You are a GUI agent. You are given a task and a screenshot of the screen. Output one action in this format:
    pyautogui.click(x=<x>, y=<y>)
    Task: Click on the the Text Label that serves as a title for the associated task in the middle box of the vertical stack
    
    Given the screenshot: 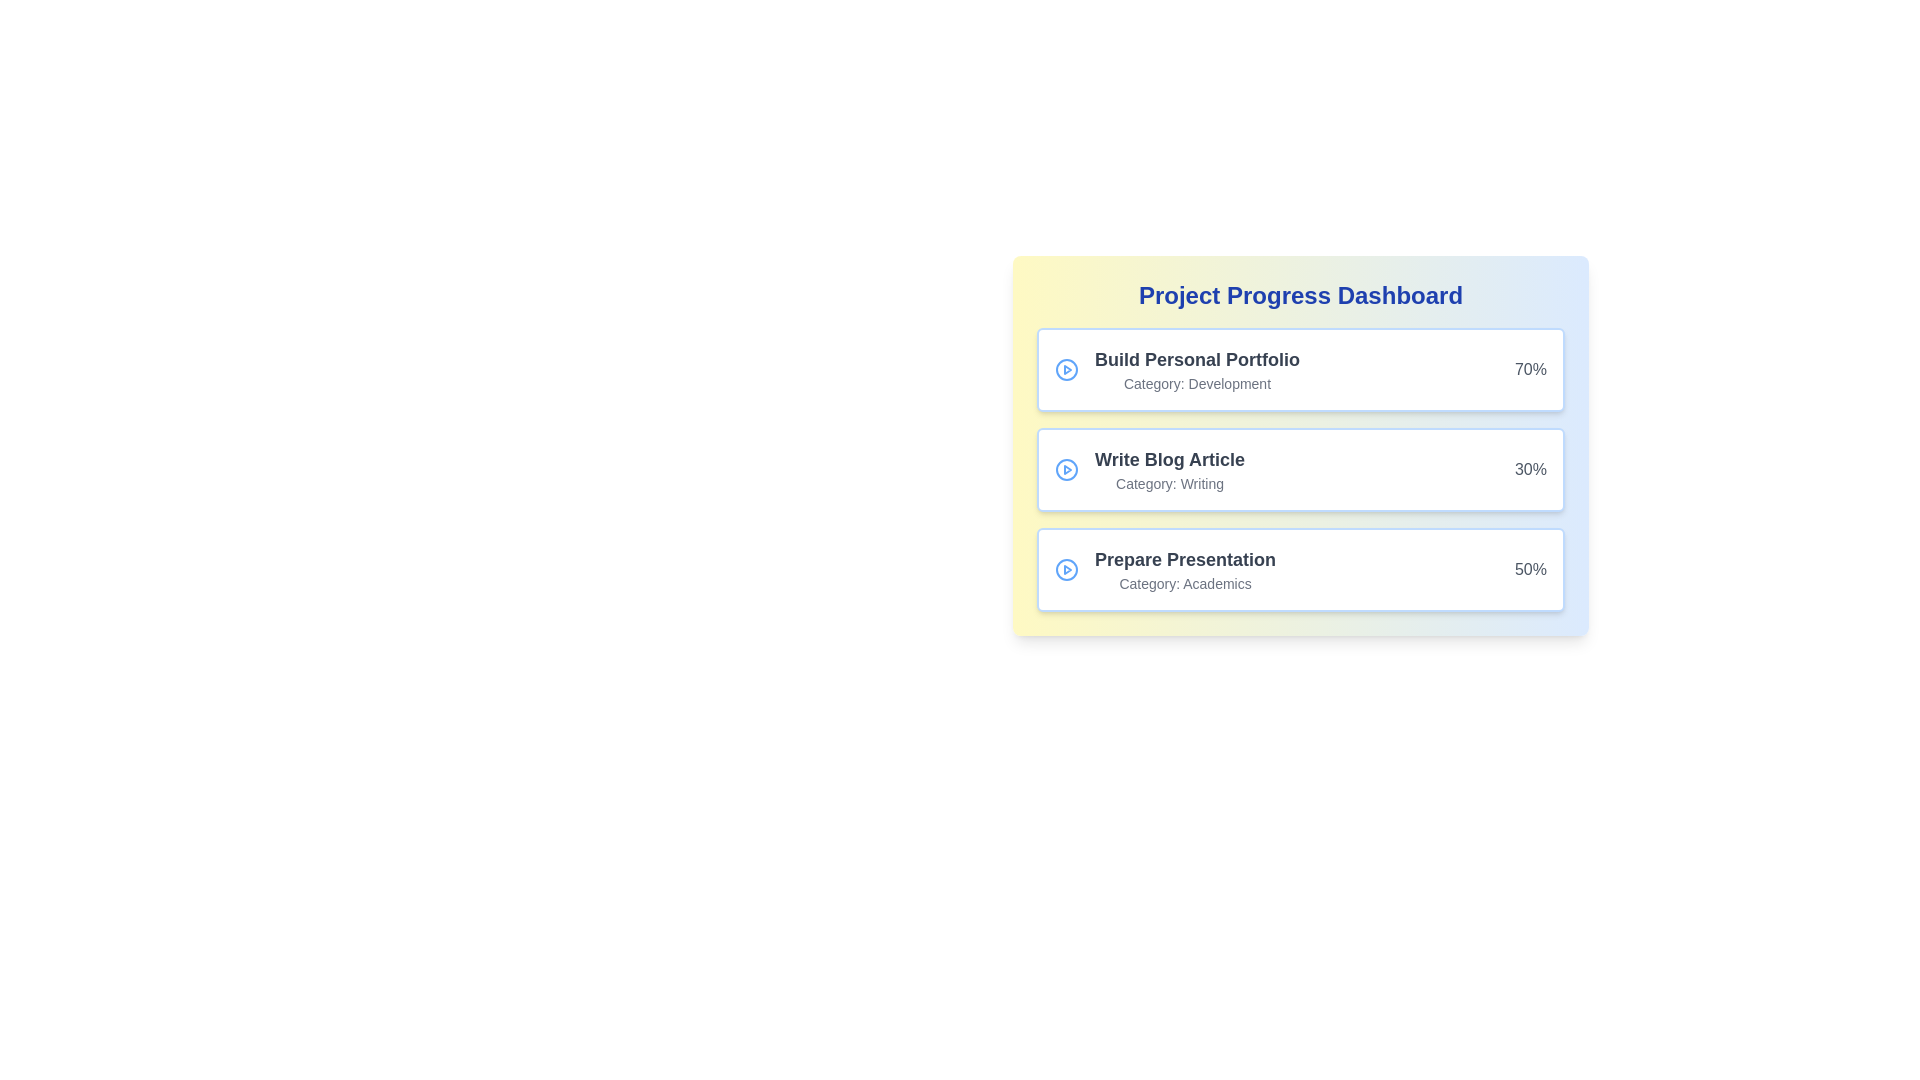 What is the action you would take?
    pyautogui.click(x=1170, y=459)
    